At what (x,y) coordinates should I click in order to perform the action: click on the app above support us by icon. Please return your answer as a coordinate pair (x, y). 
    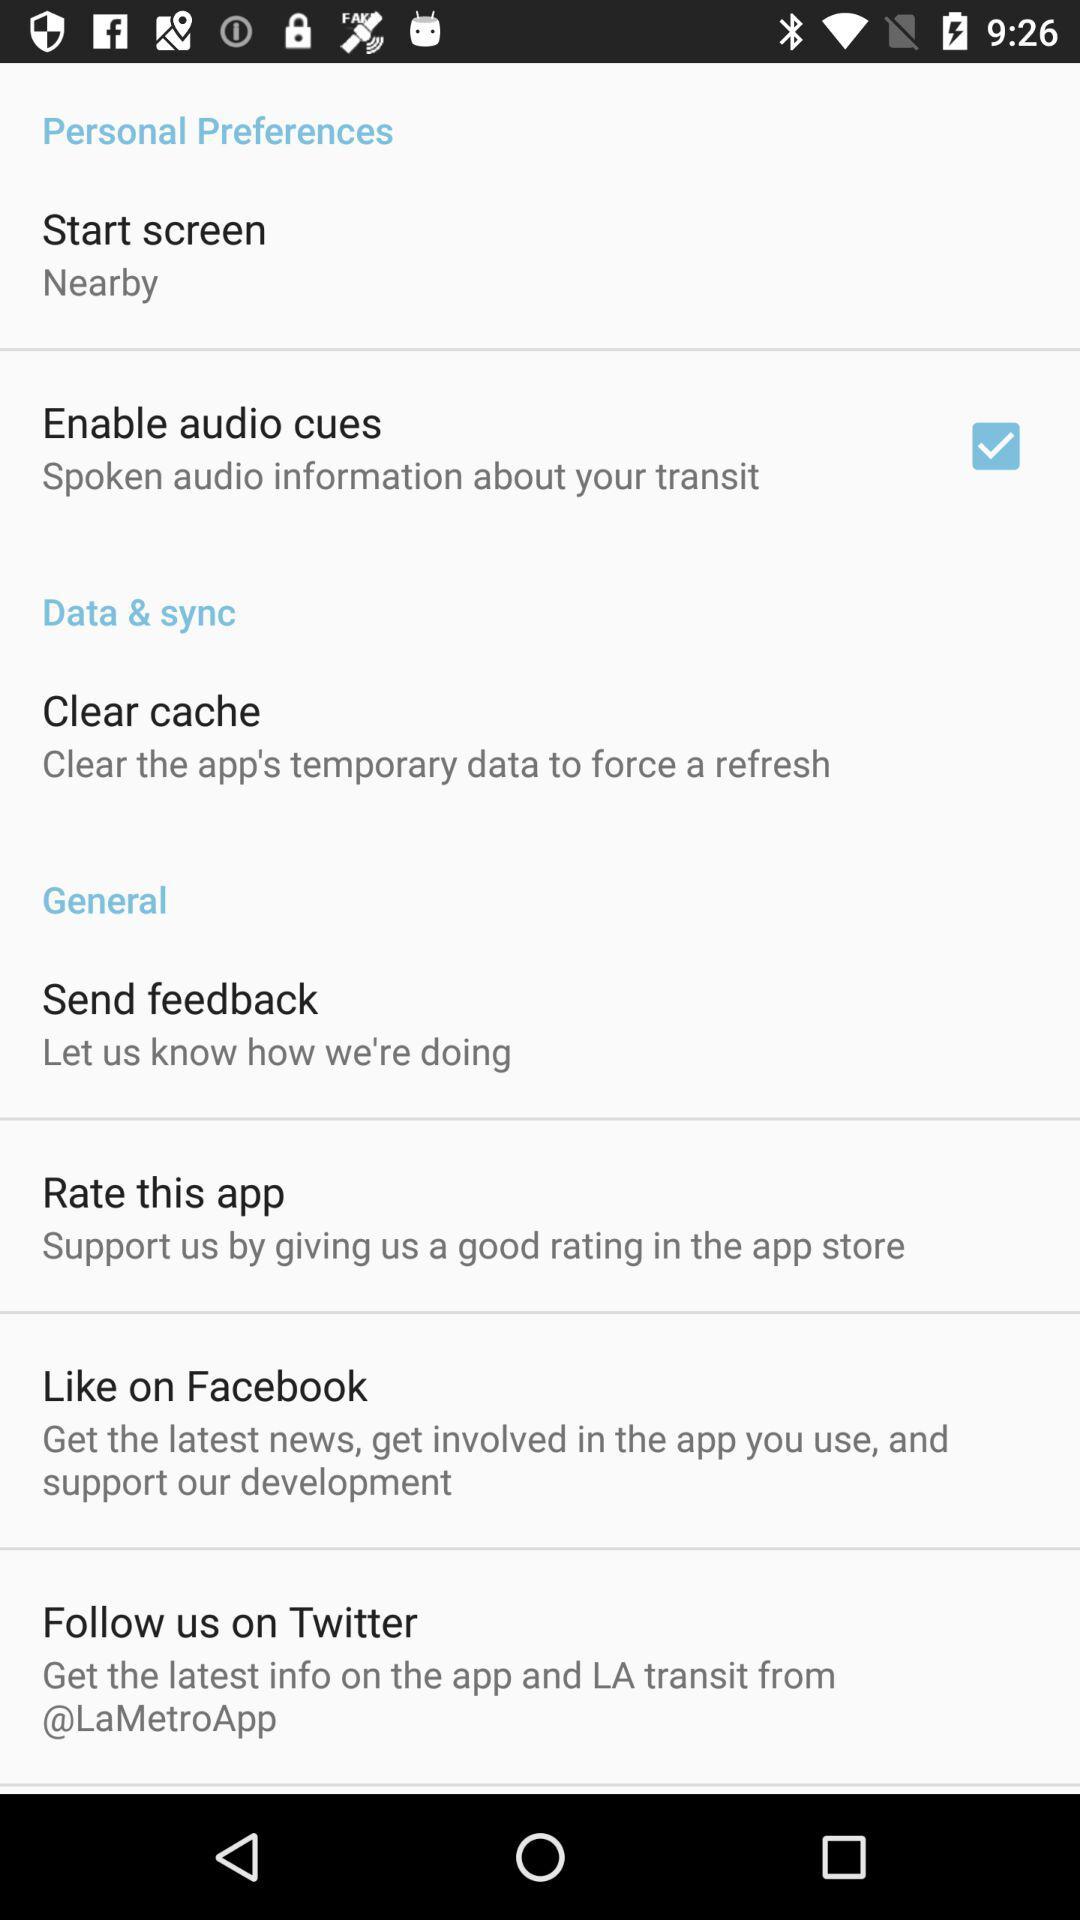
    Looking at the image, I should click on (162, 1190).